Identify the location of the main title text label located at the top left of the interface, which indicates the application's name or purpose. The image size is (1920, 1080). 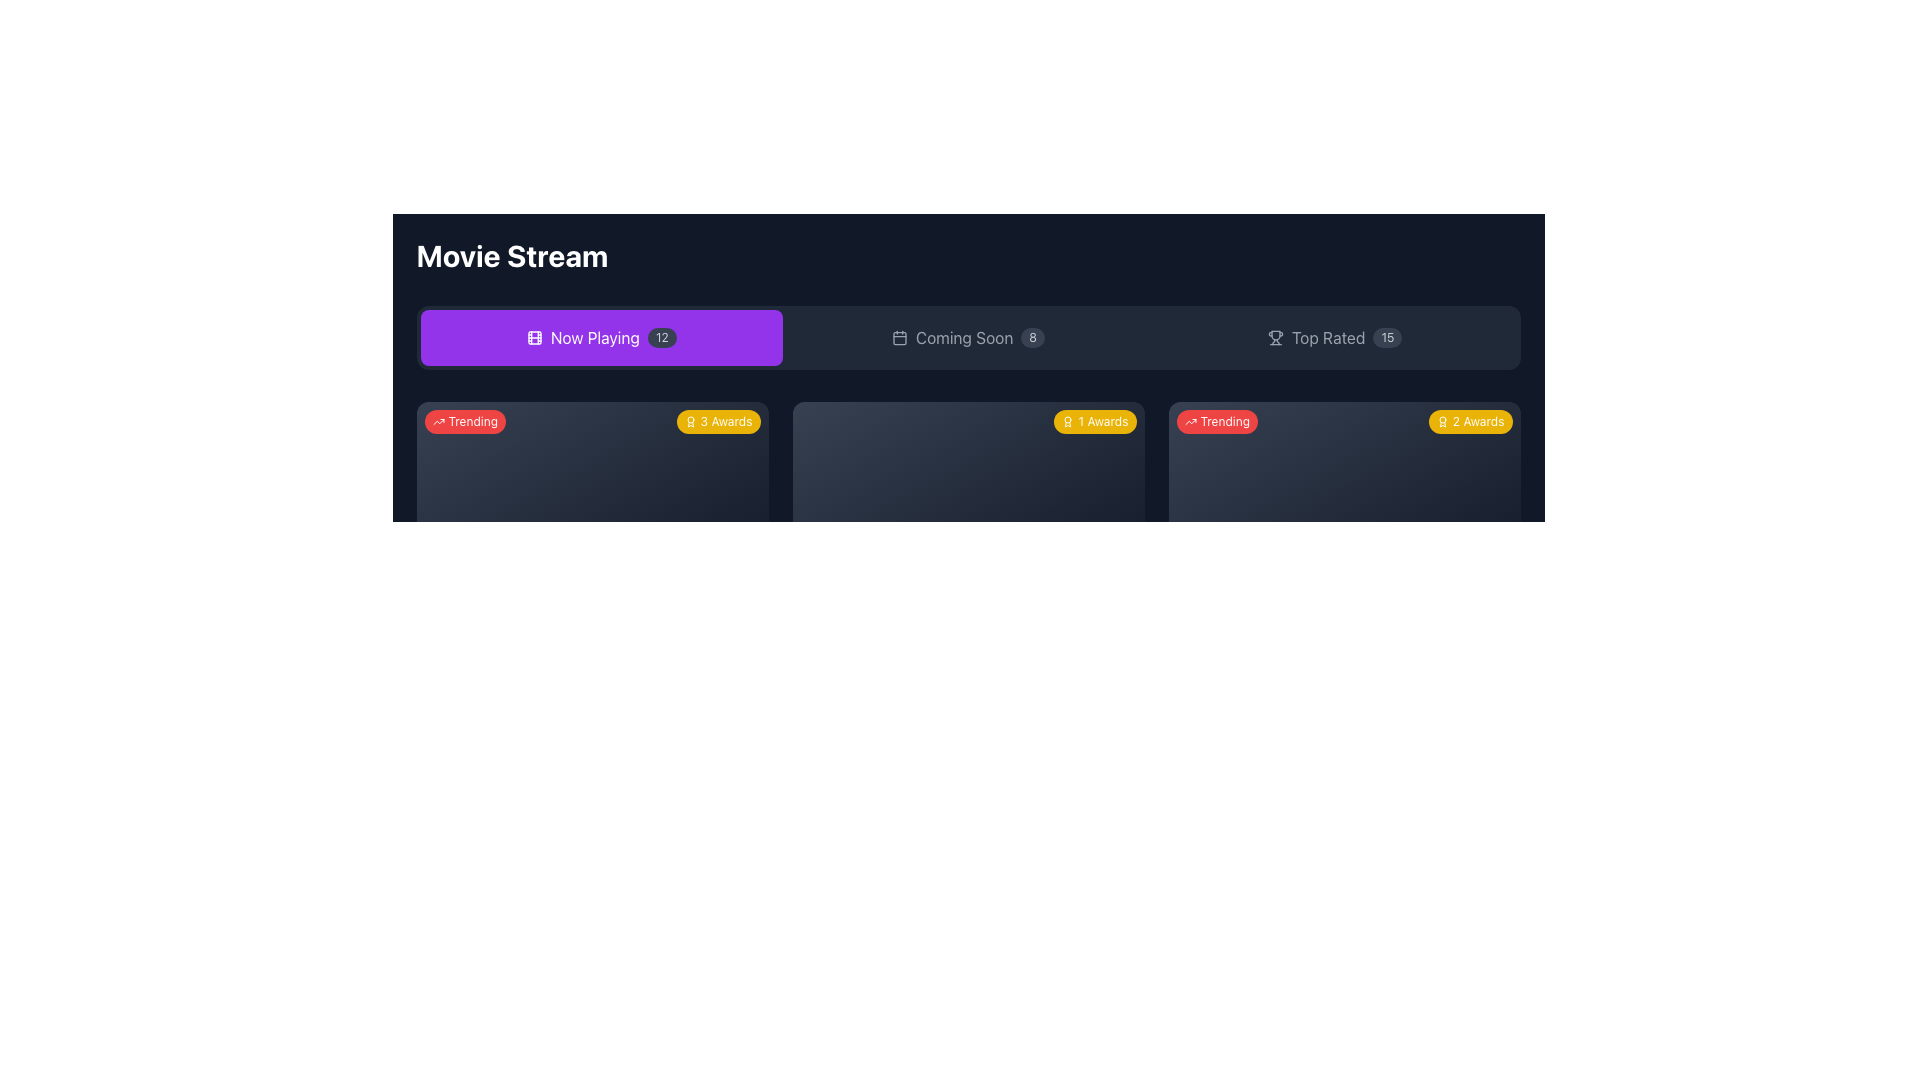
(512, 254).